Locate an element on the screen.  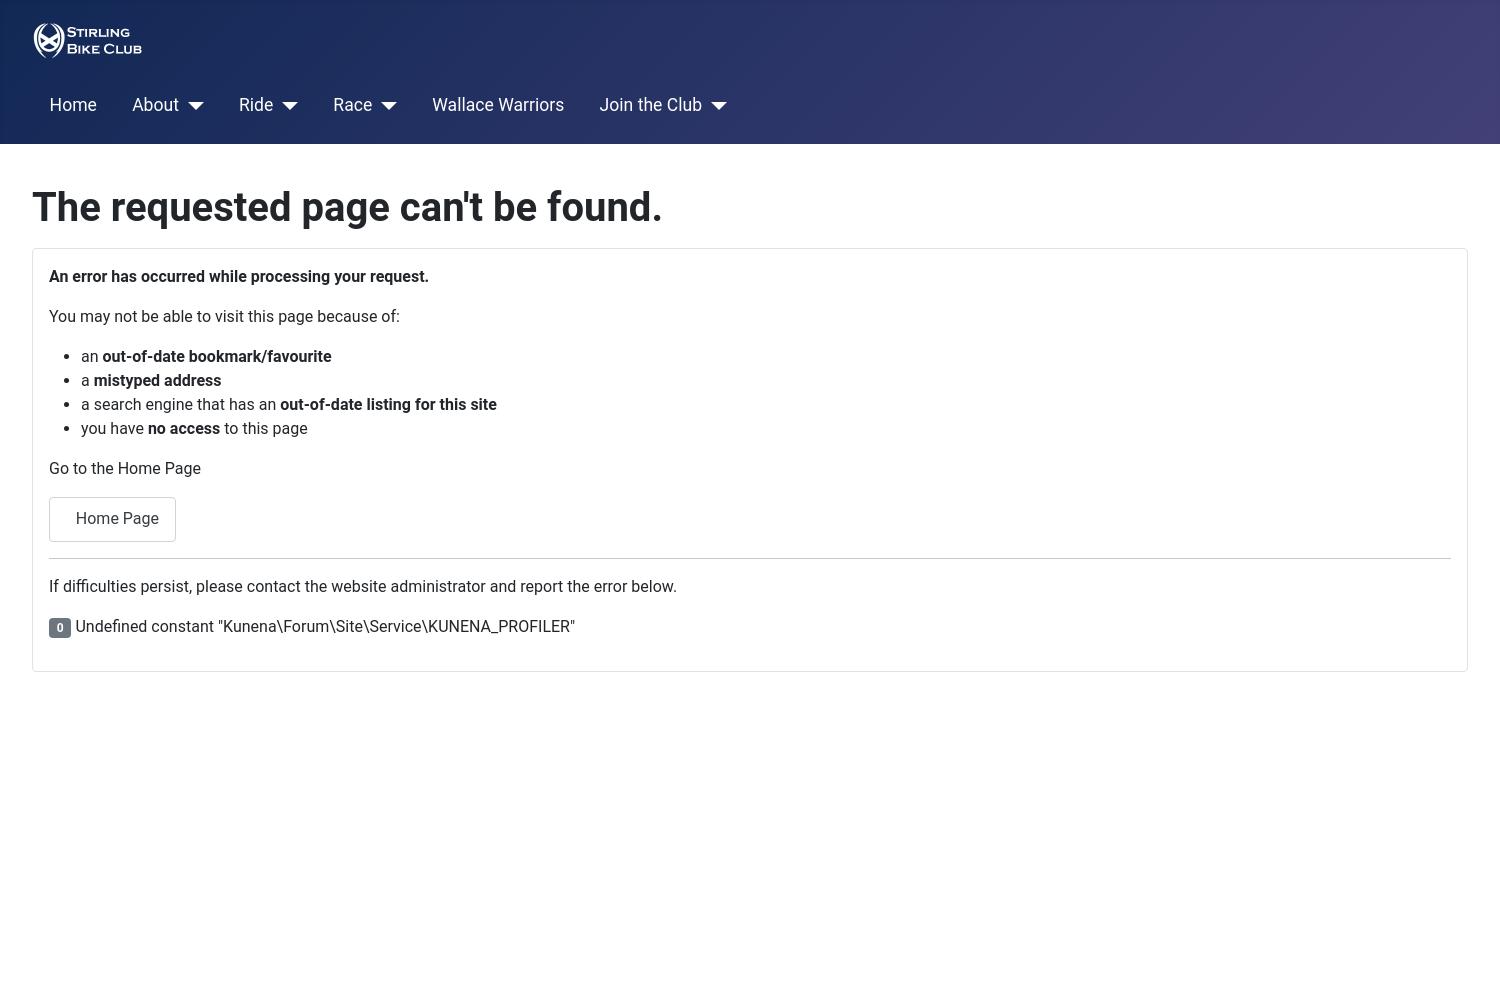
'Join the Club' is located at coordinates (650, 104).